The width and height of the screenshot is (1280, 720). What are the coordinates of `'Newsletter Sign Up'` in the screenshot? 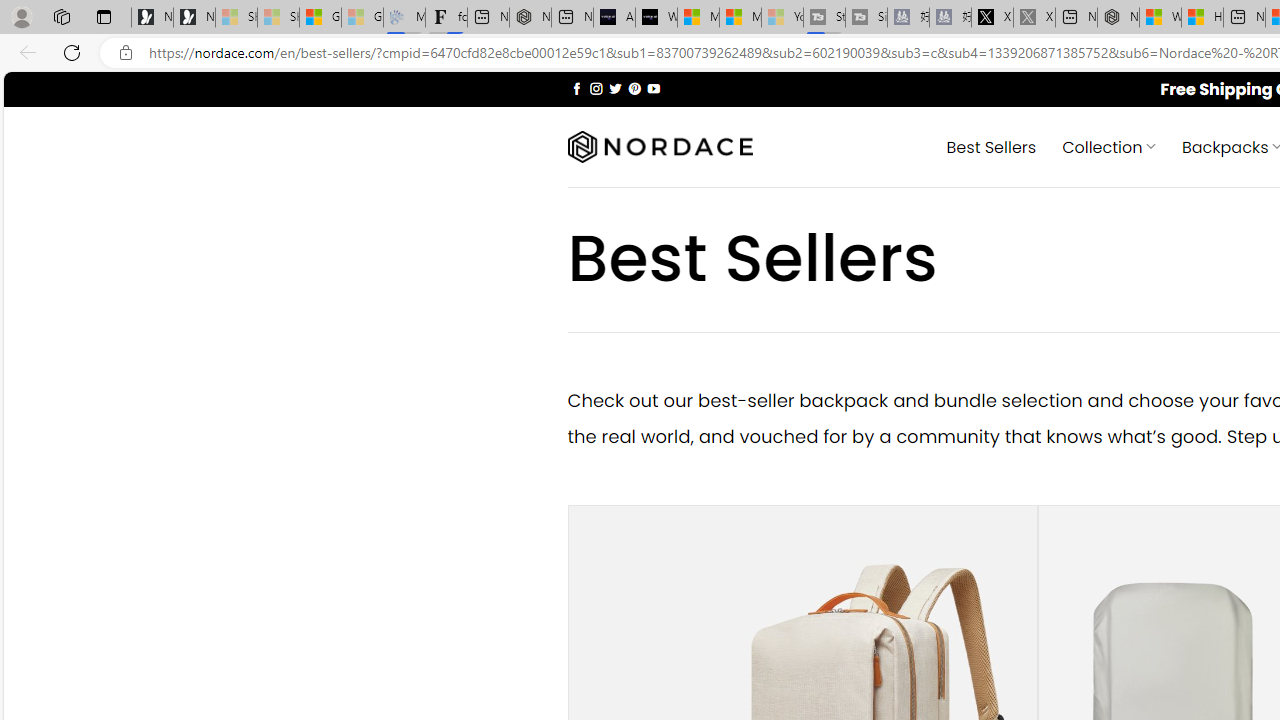 It's located at (194, 17).